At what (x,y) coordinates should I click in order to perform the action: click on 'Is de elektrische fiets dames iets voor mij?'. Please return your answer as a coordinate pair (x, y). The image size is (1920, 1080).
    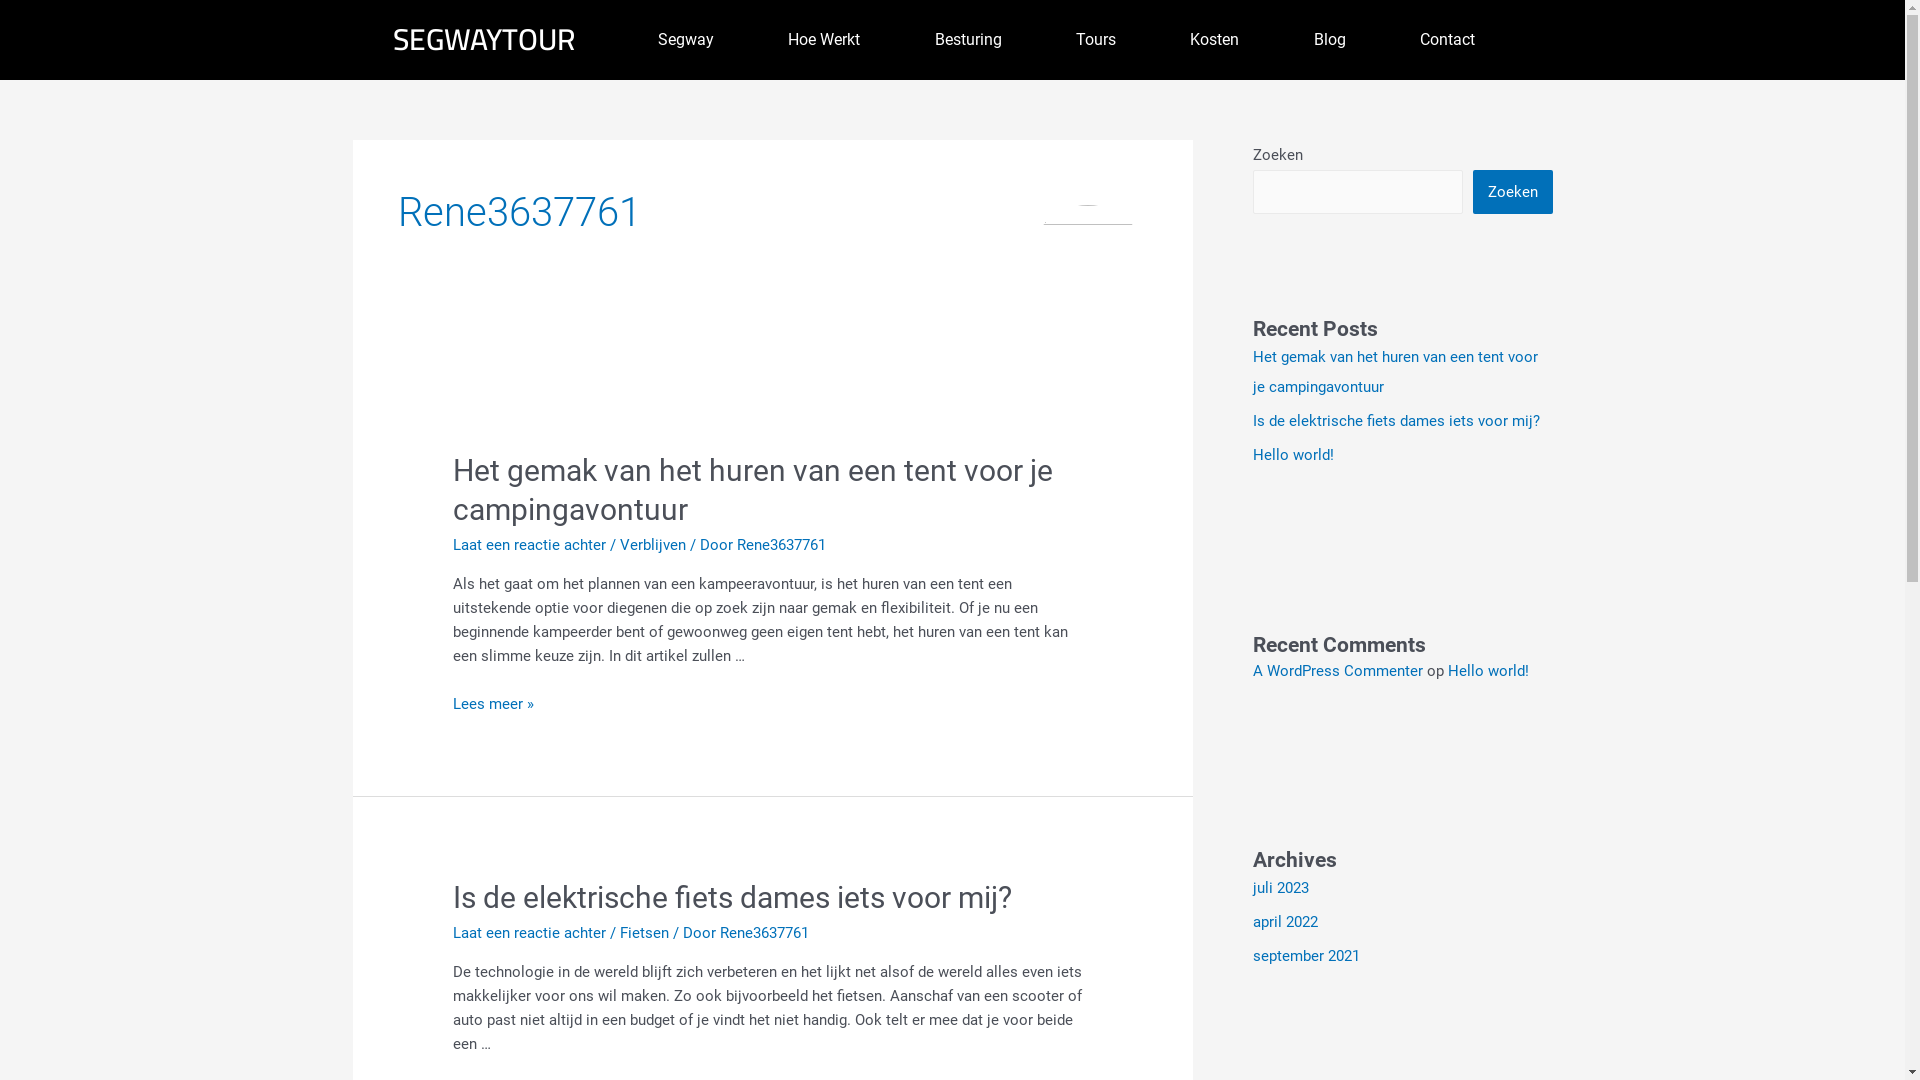
    Looking at the image, I should click on (731, 896).